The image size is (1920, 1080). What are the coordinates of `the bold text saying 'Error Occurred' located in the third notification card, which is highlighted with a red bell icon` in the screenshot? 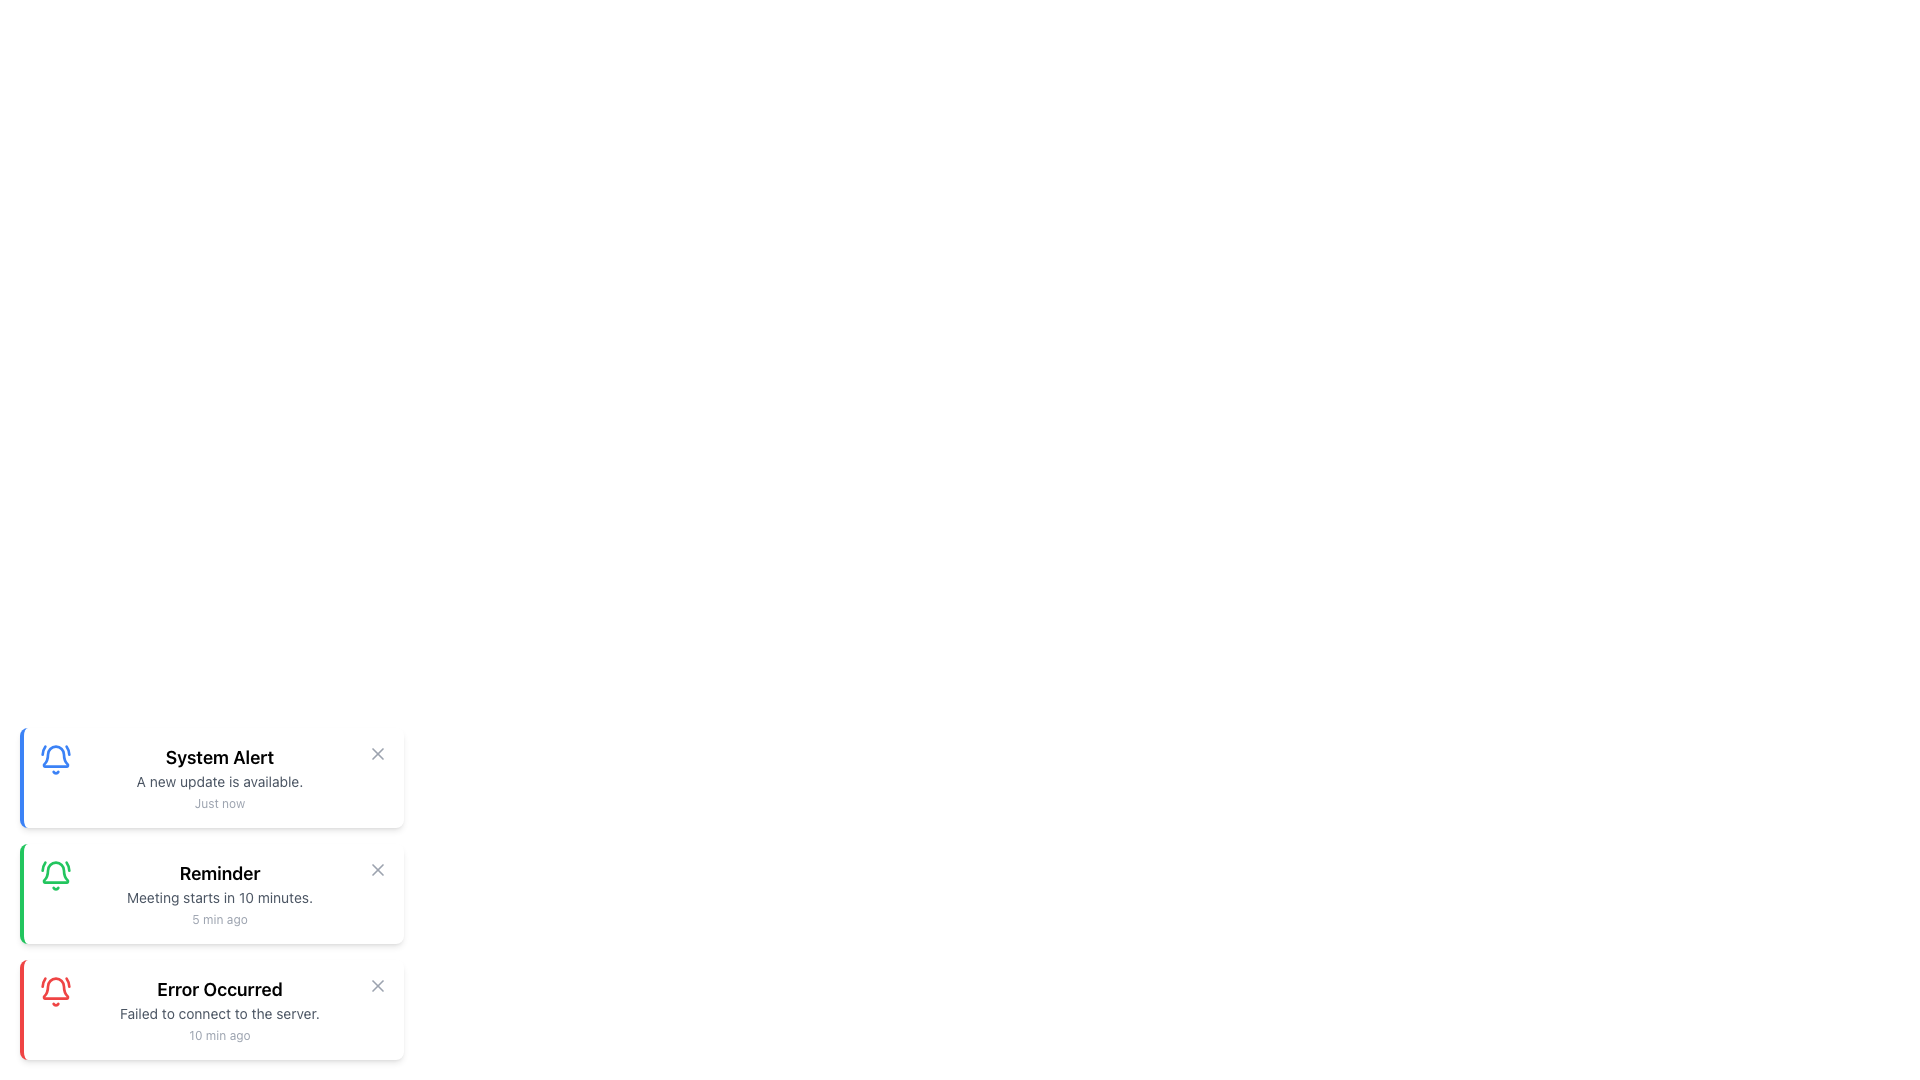 It's located at (220, 990).